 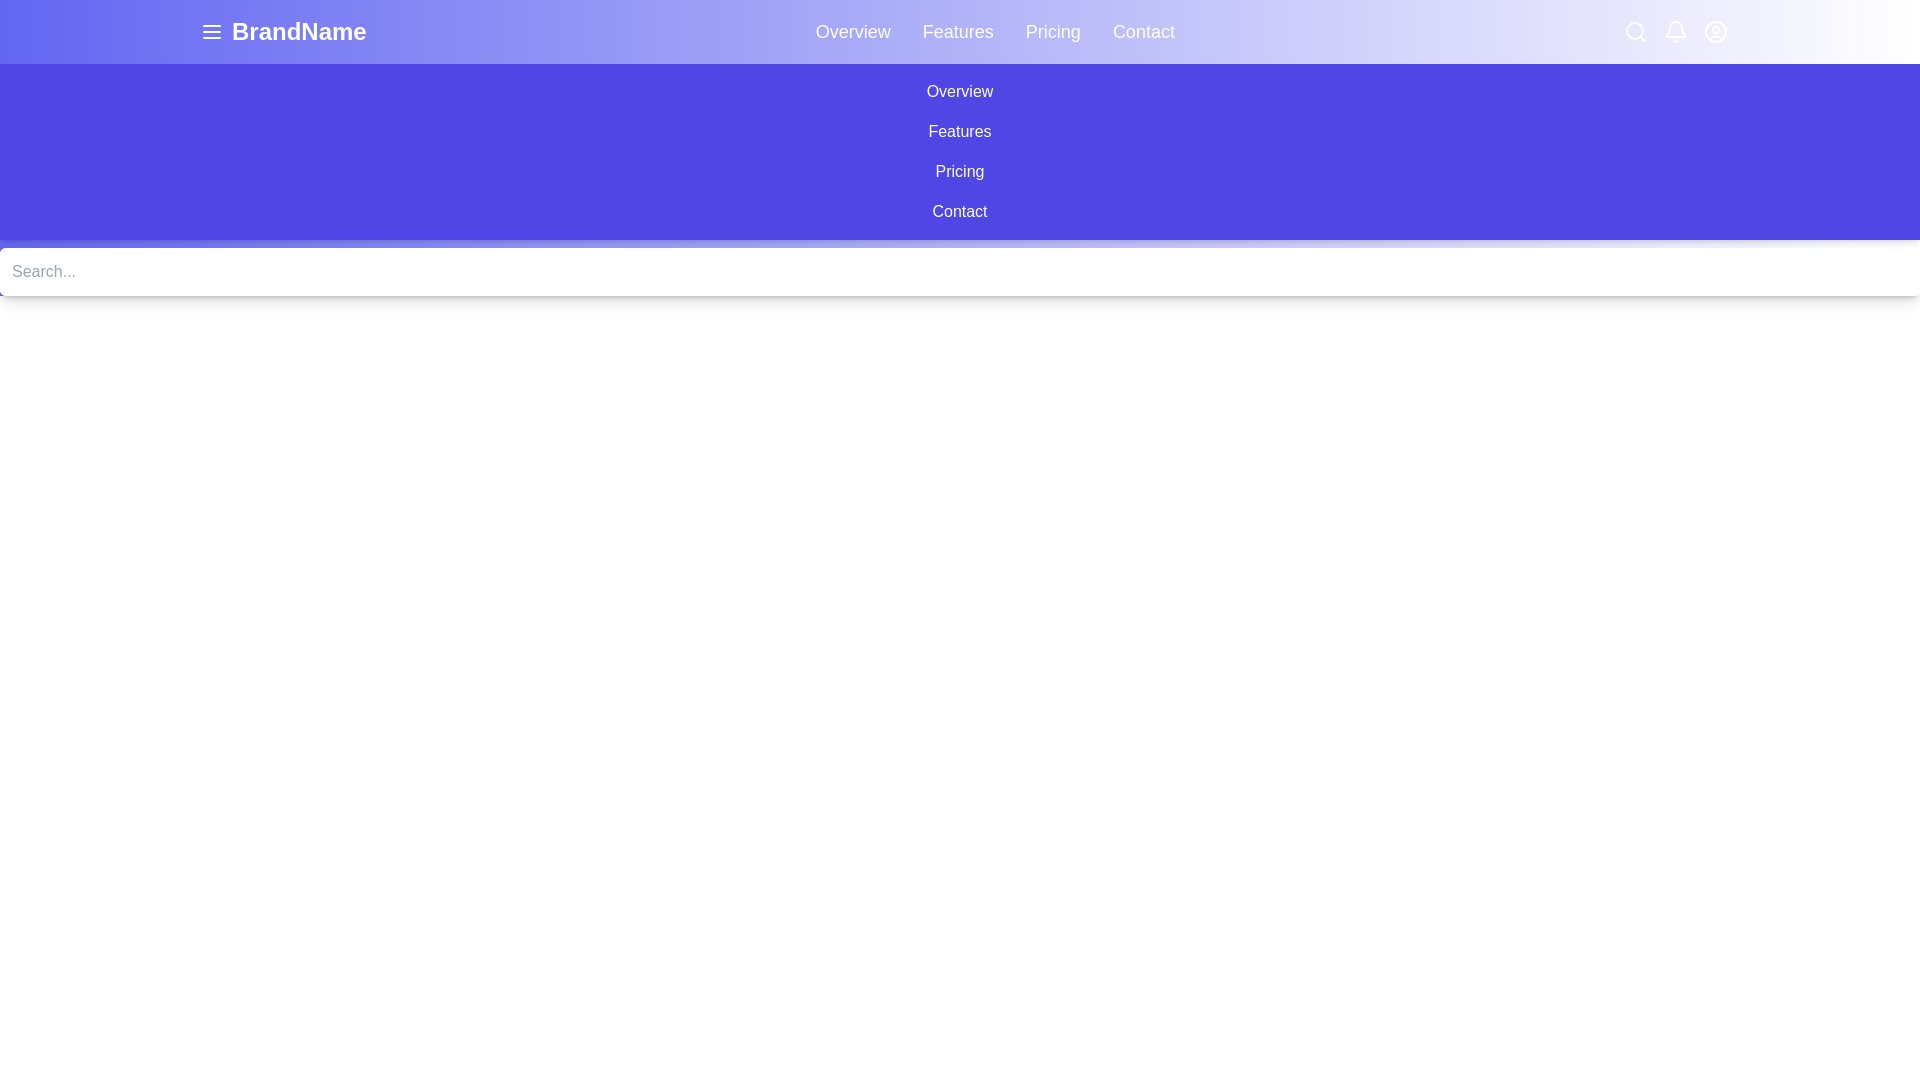 I want to click on the three-line menu button located to the left of the 'BrandName' text, so click(x=211, y=31).